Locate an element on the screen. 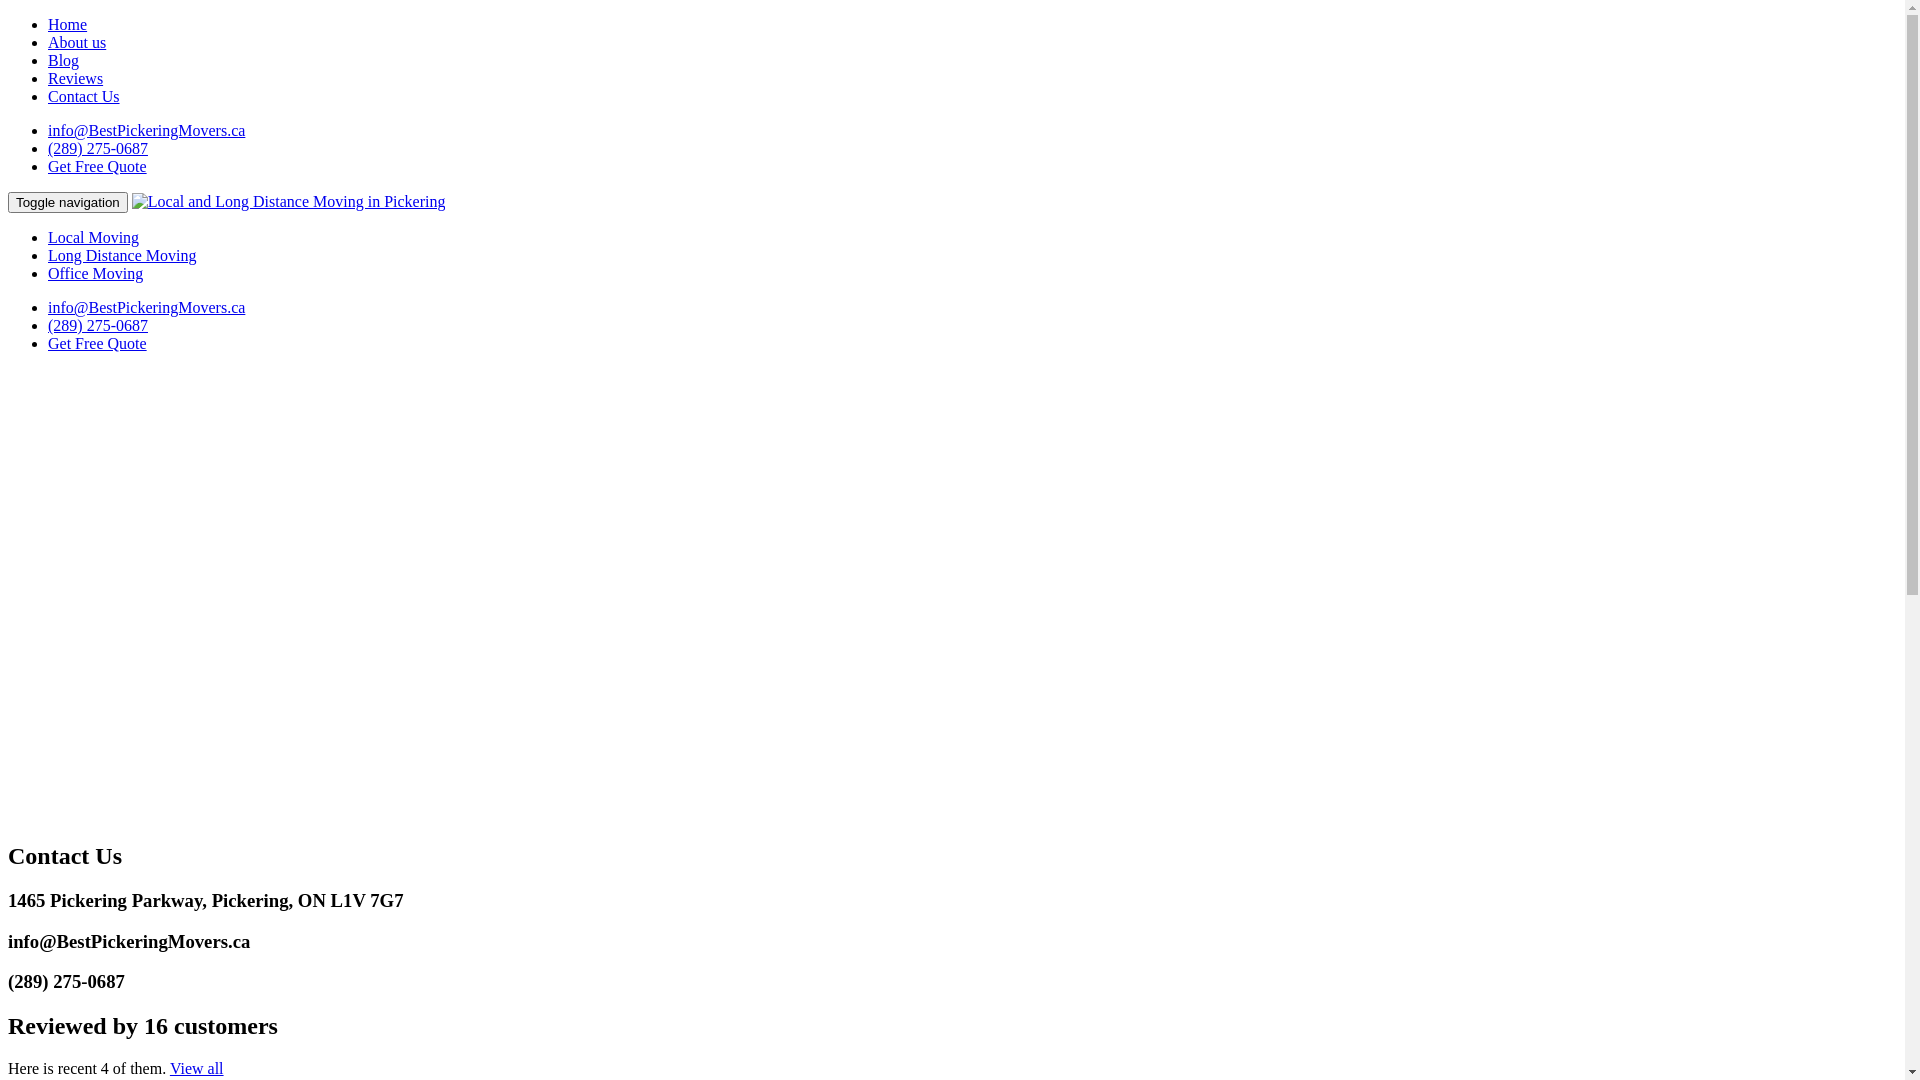  'Local Moving' is located at coordinates (92, 236).